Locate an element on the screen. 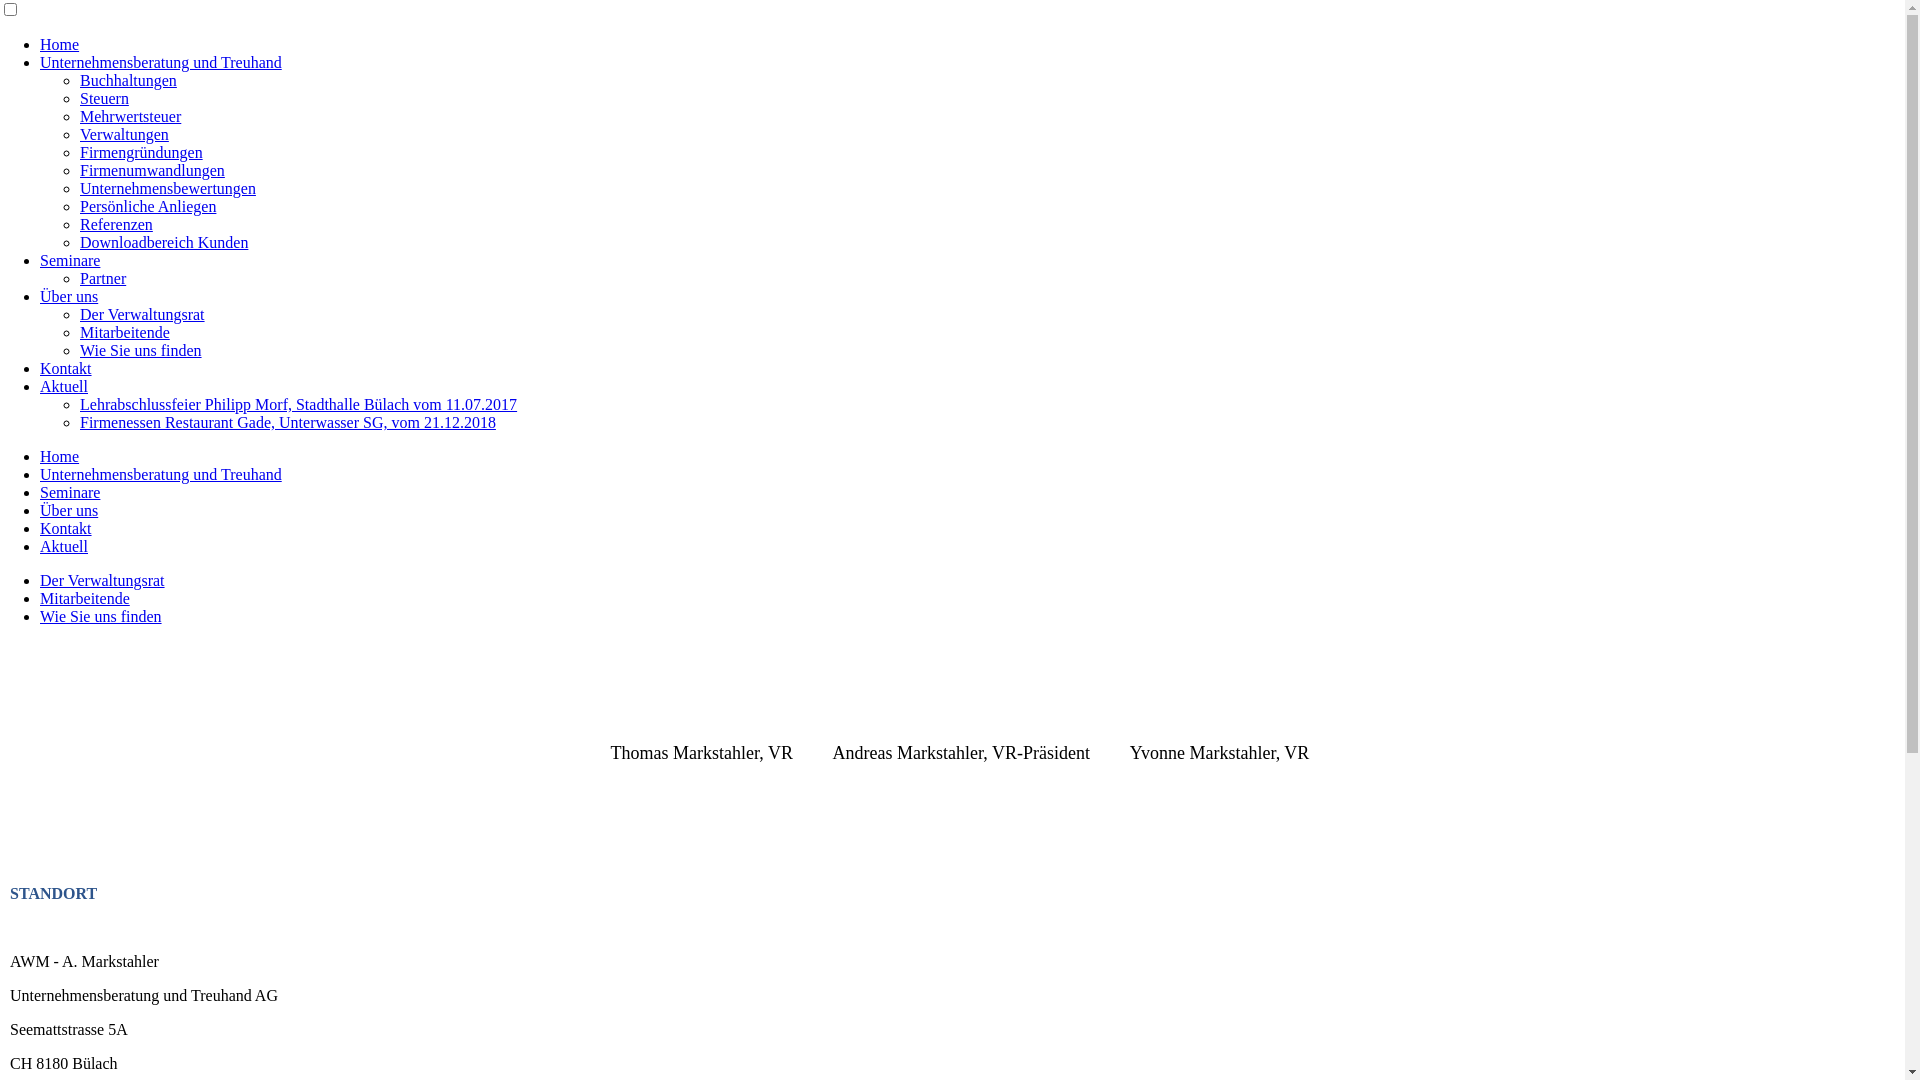  'Mehrwertsteuer' is located at coordinates (80, 116).